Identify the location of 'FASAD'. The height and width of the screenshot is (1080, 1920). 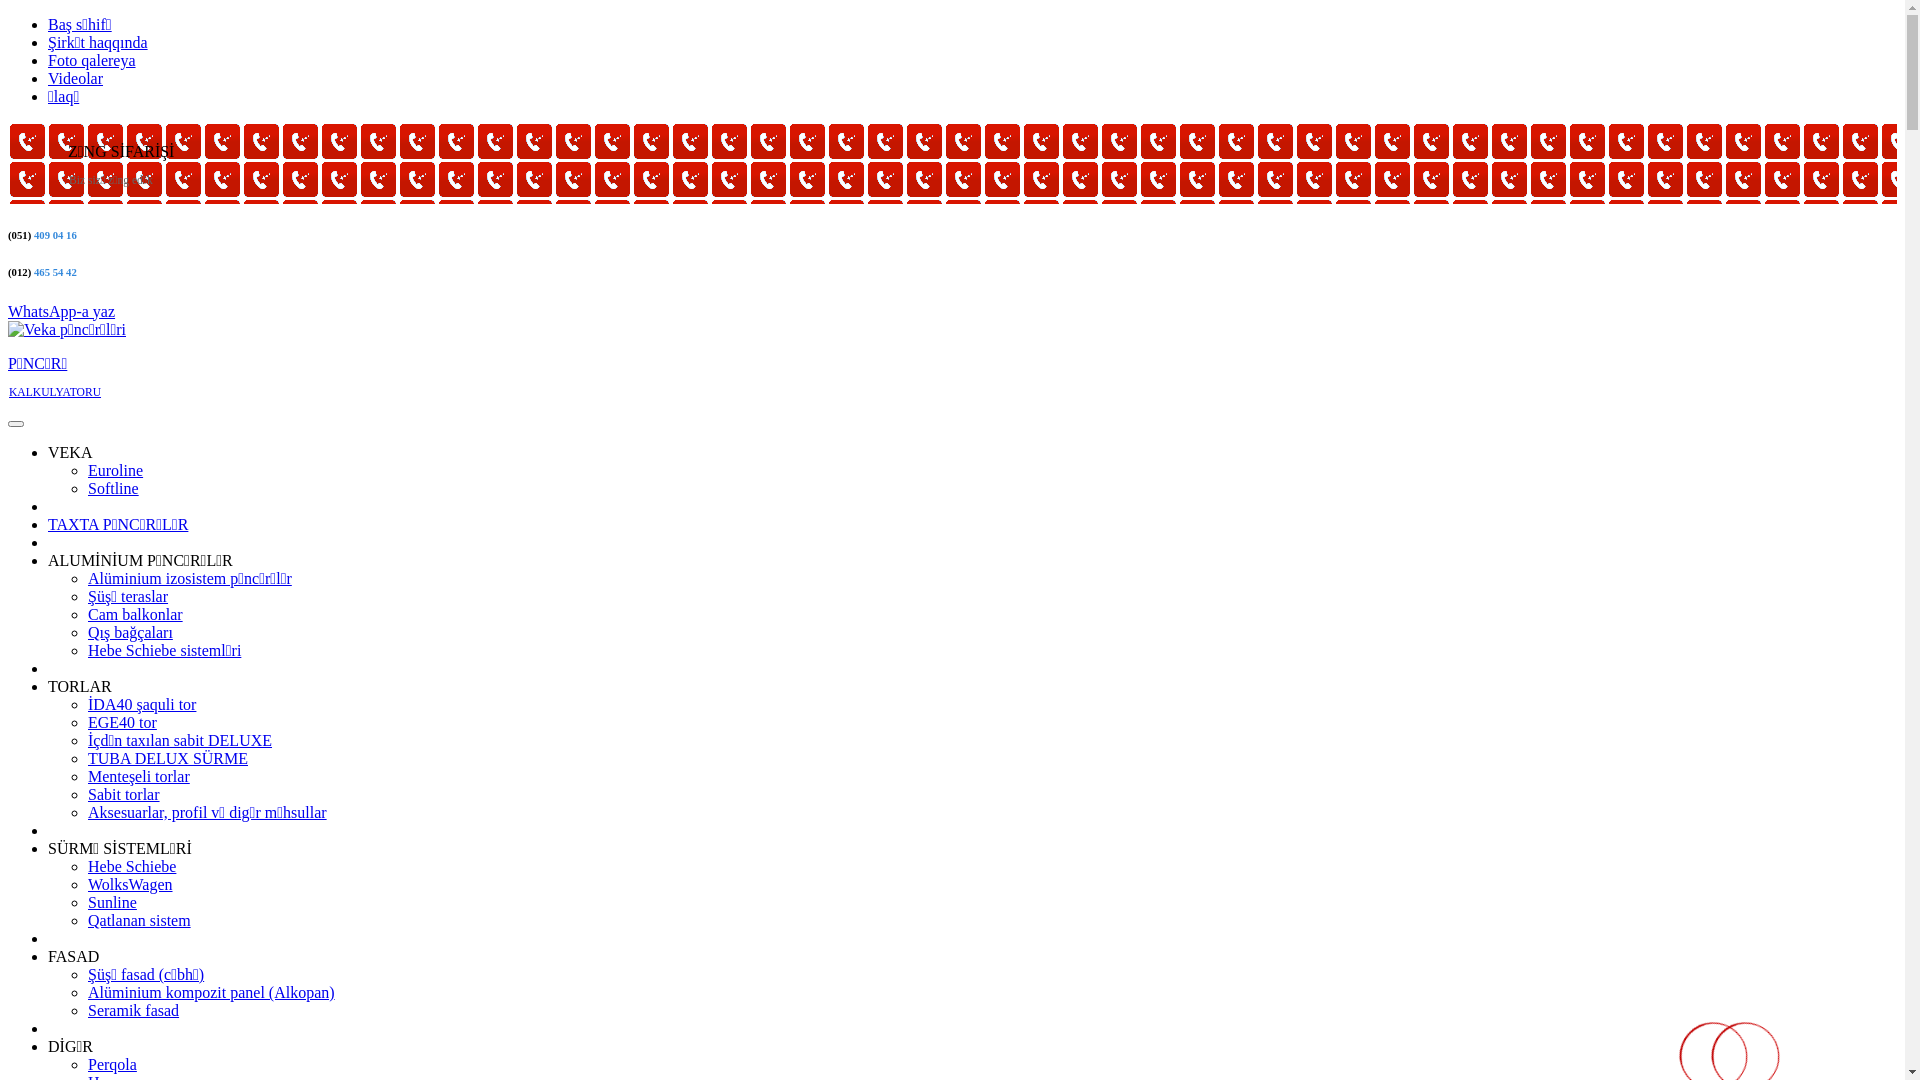
(73, 955).